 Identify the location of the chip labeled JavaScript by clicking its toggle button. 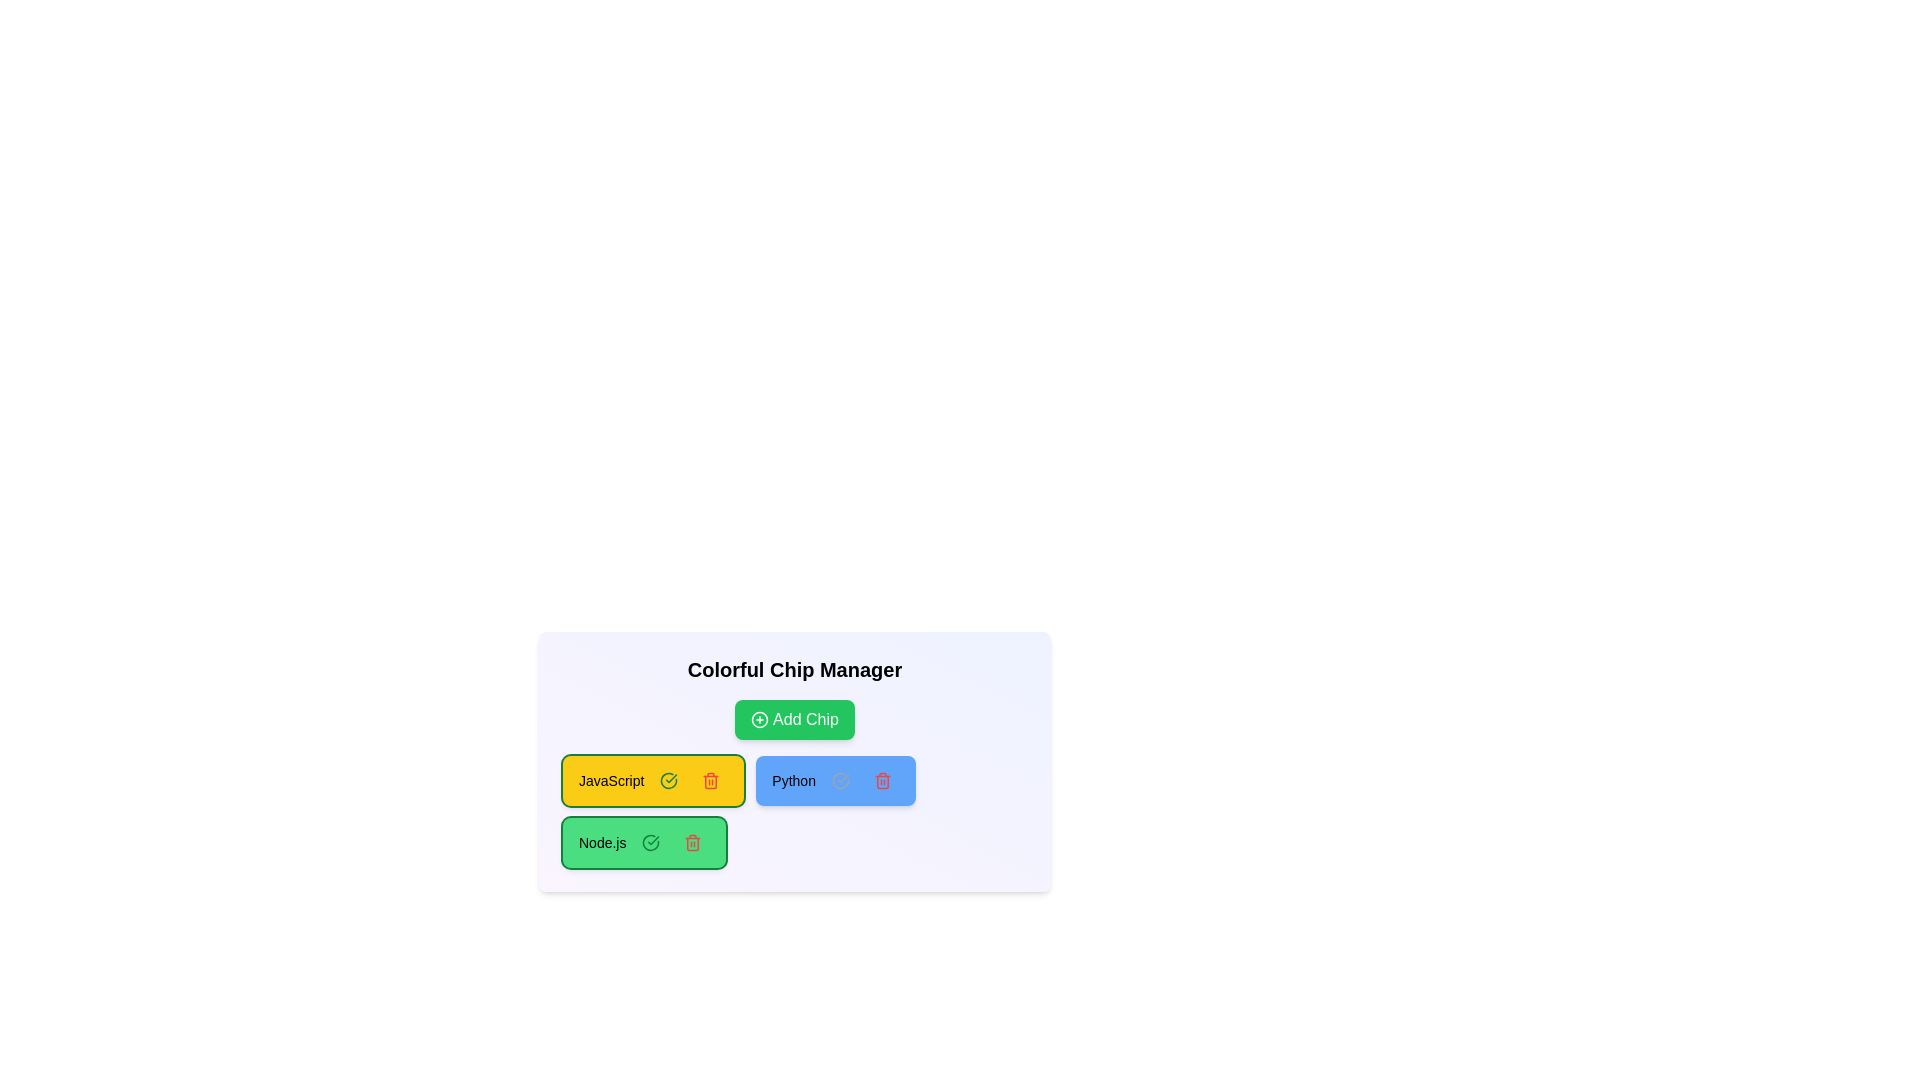
(669, 779).